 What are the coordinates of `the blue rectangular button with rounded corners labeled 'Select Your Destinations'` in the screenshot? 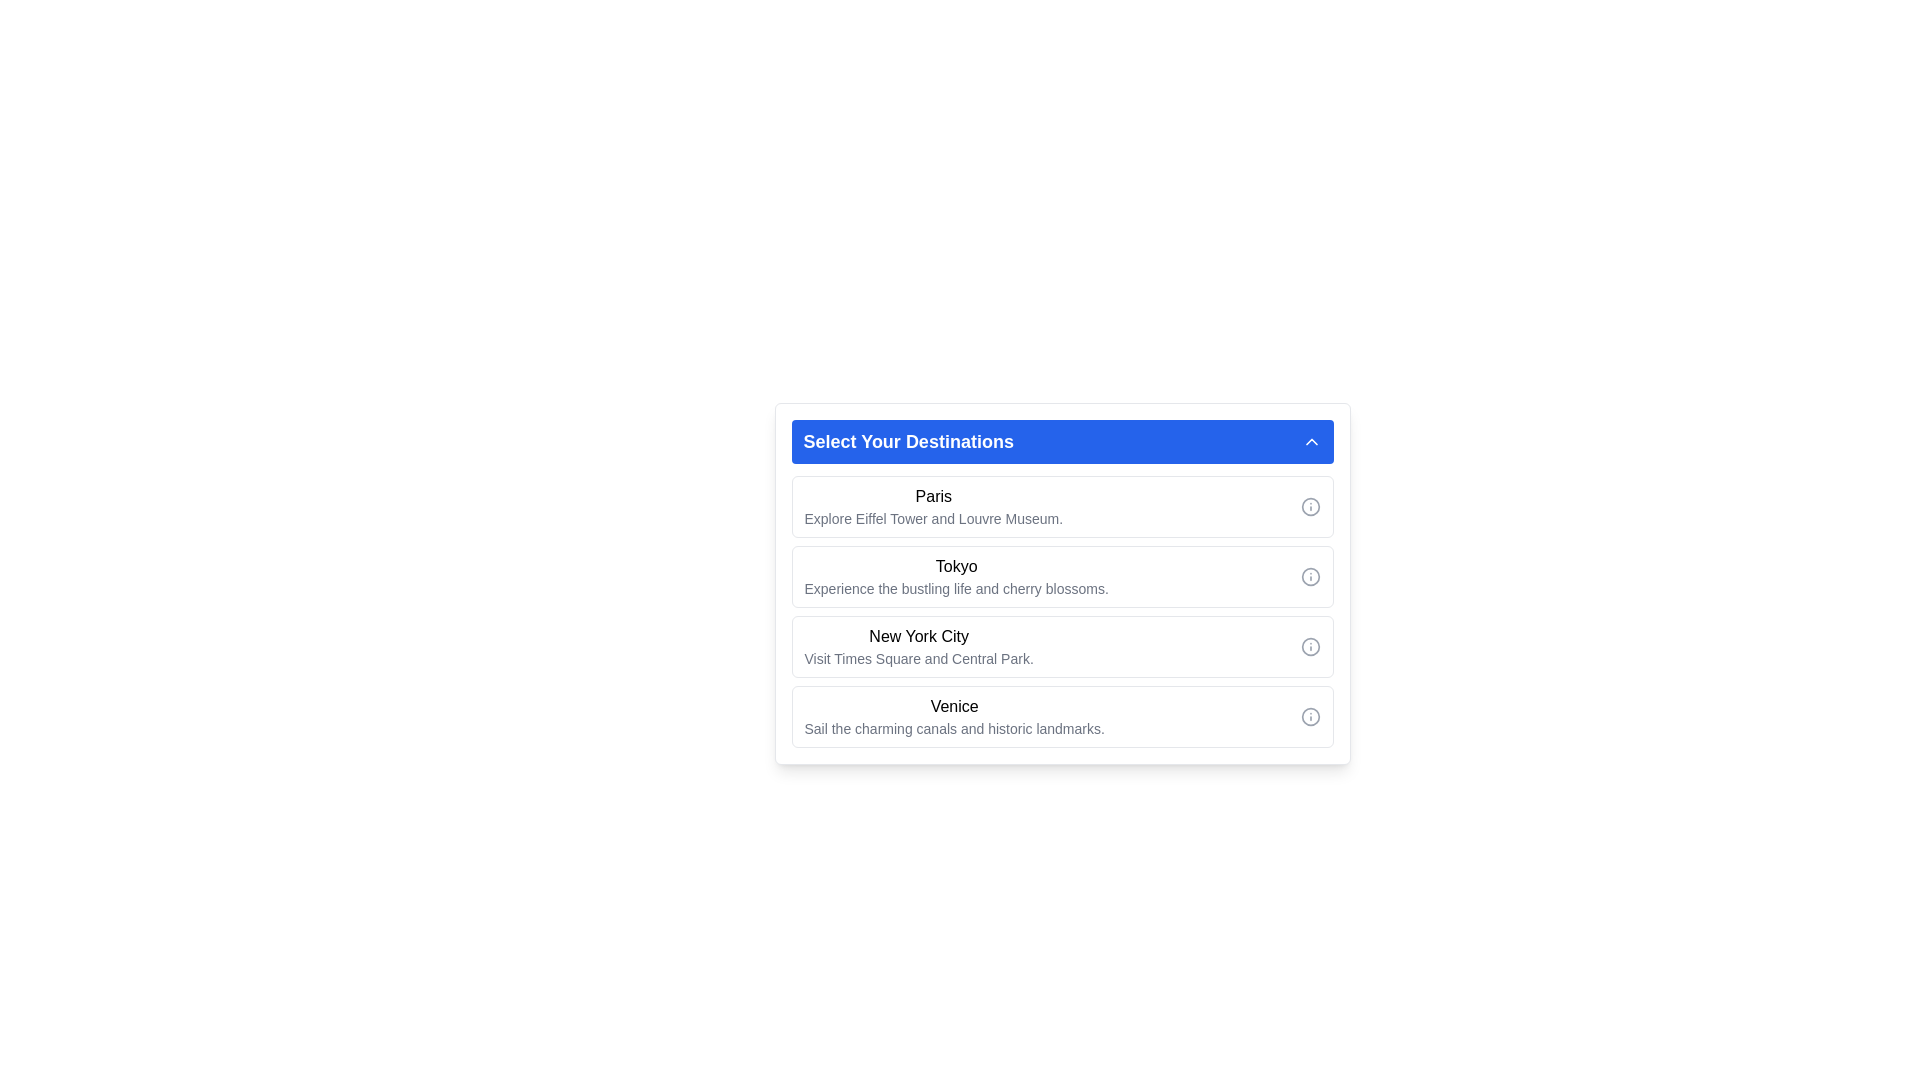 It's located at (1061, 441).